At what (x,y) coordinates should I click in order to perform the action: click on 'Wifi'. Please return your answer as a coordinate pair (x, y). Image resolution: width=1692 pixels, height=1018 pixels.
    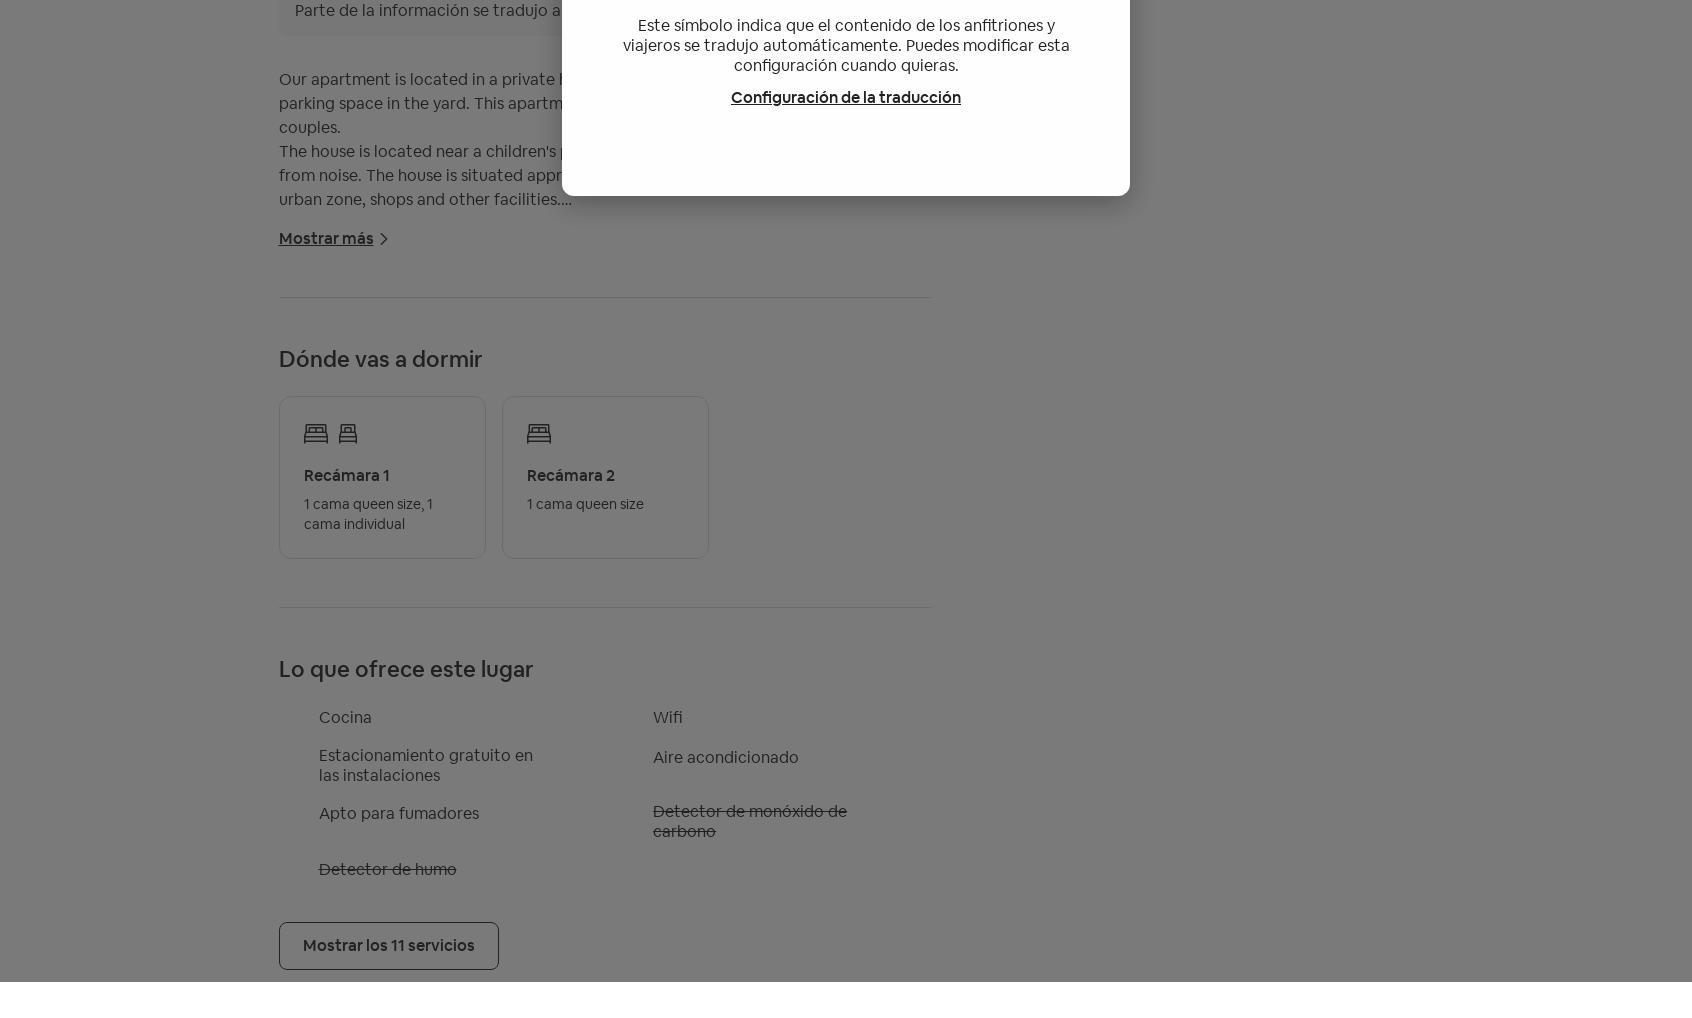
    Looking at the image, I should click on (667, 716).